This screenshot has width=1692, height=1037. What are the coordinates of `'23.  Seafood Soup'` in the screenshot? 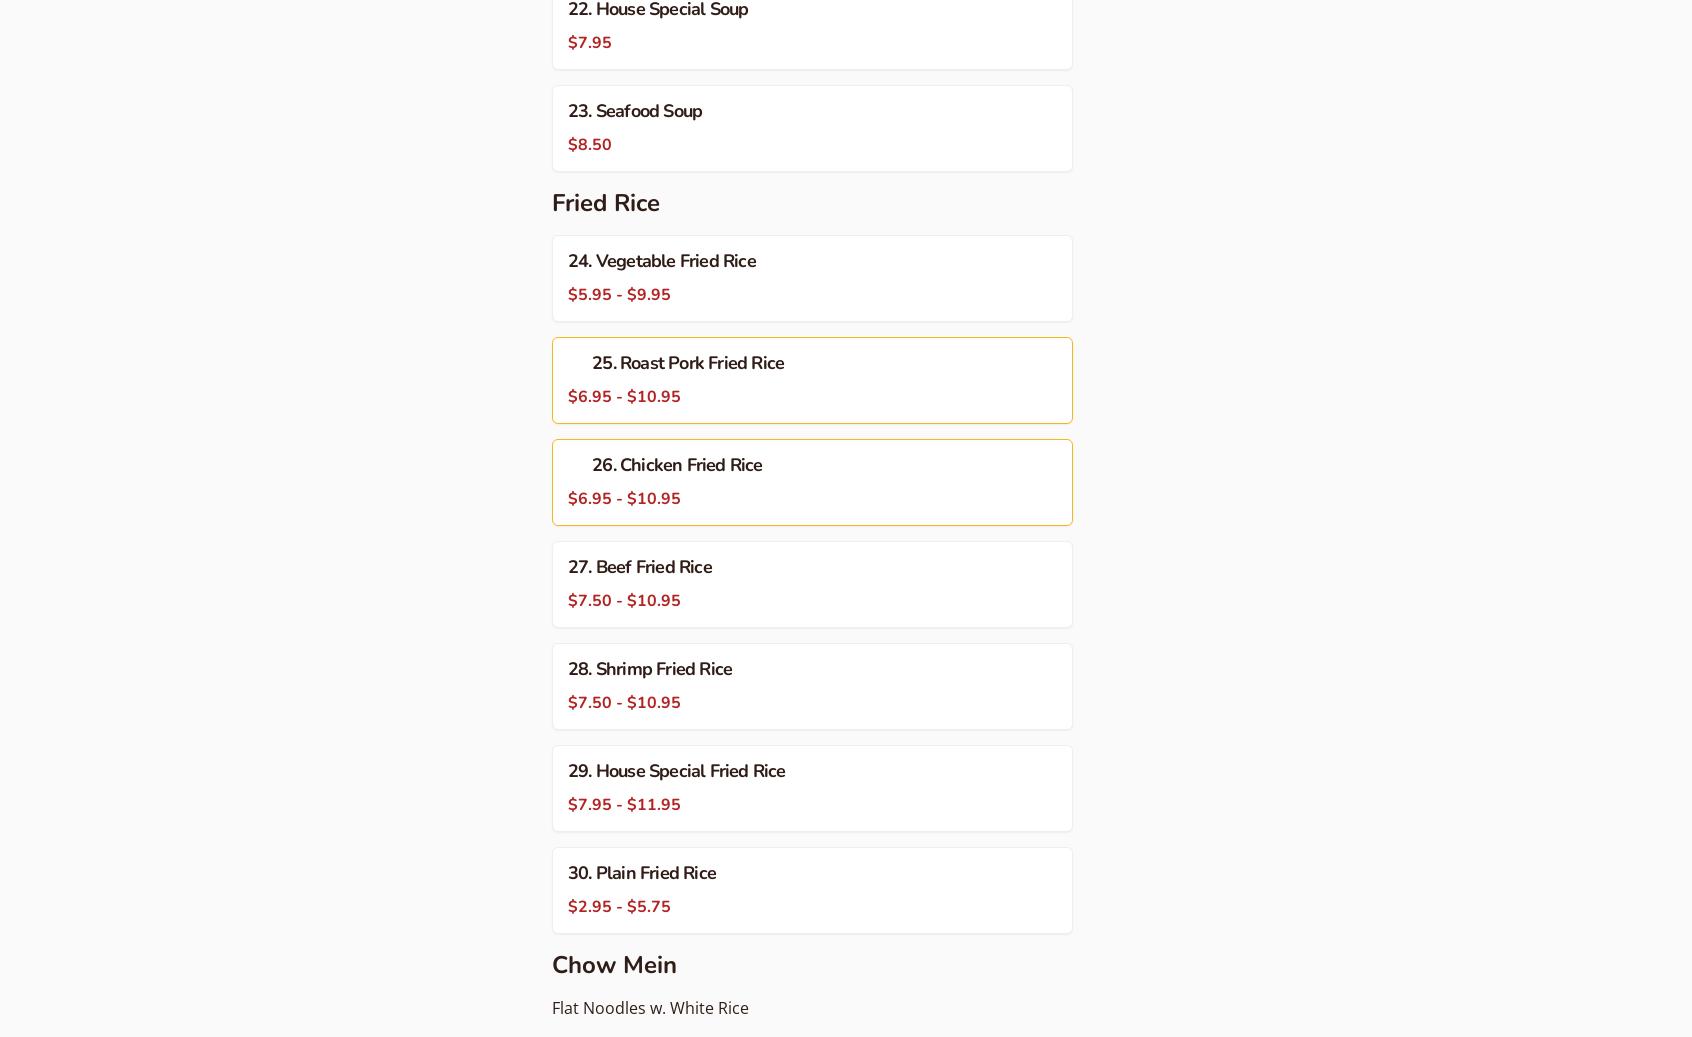 It's located at (634, 109).